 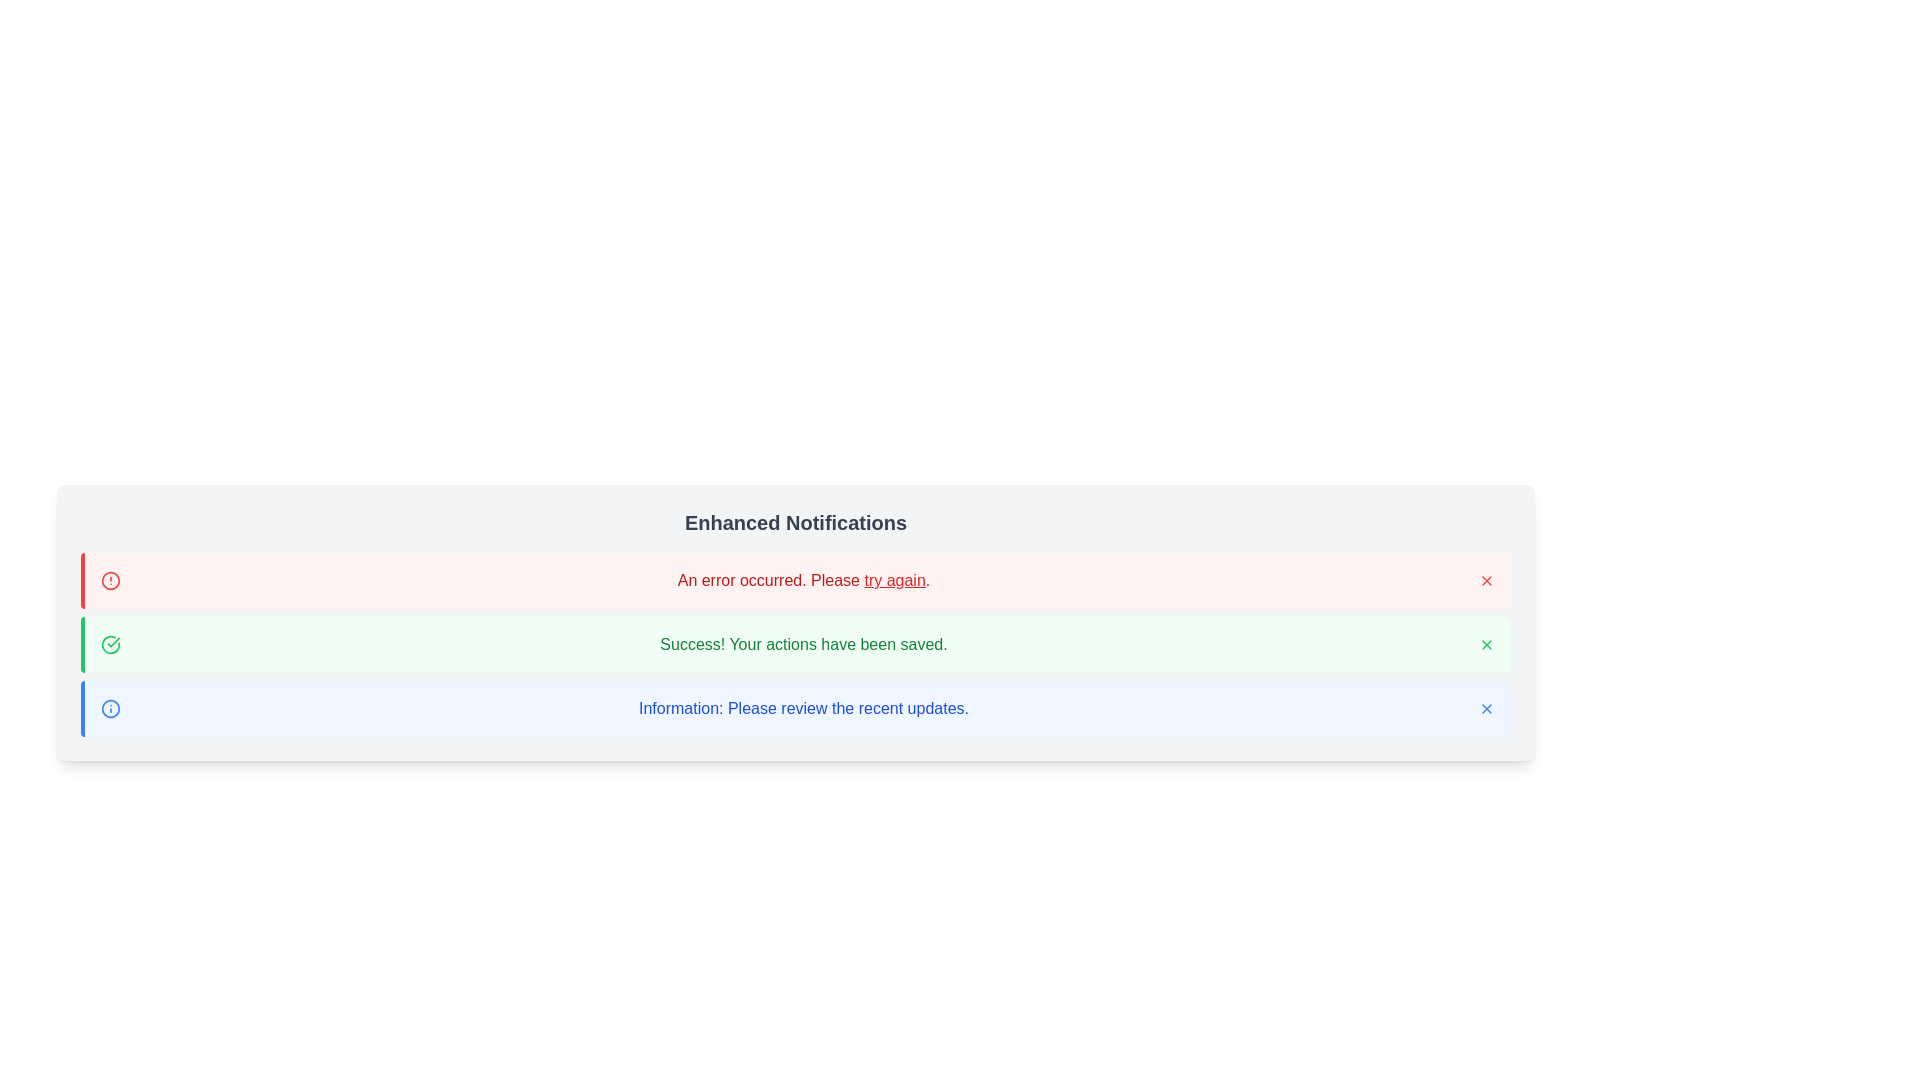 I want to click on the fourth notification box under the 'Enhanced Notifications' header, which serves as an informational message about recent updates, so click(x=795, y=708).